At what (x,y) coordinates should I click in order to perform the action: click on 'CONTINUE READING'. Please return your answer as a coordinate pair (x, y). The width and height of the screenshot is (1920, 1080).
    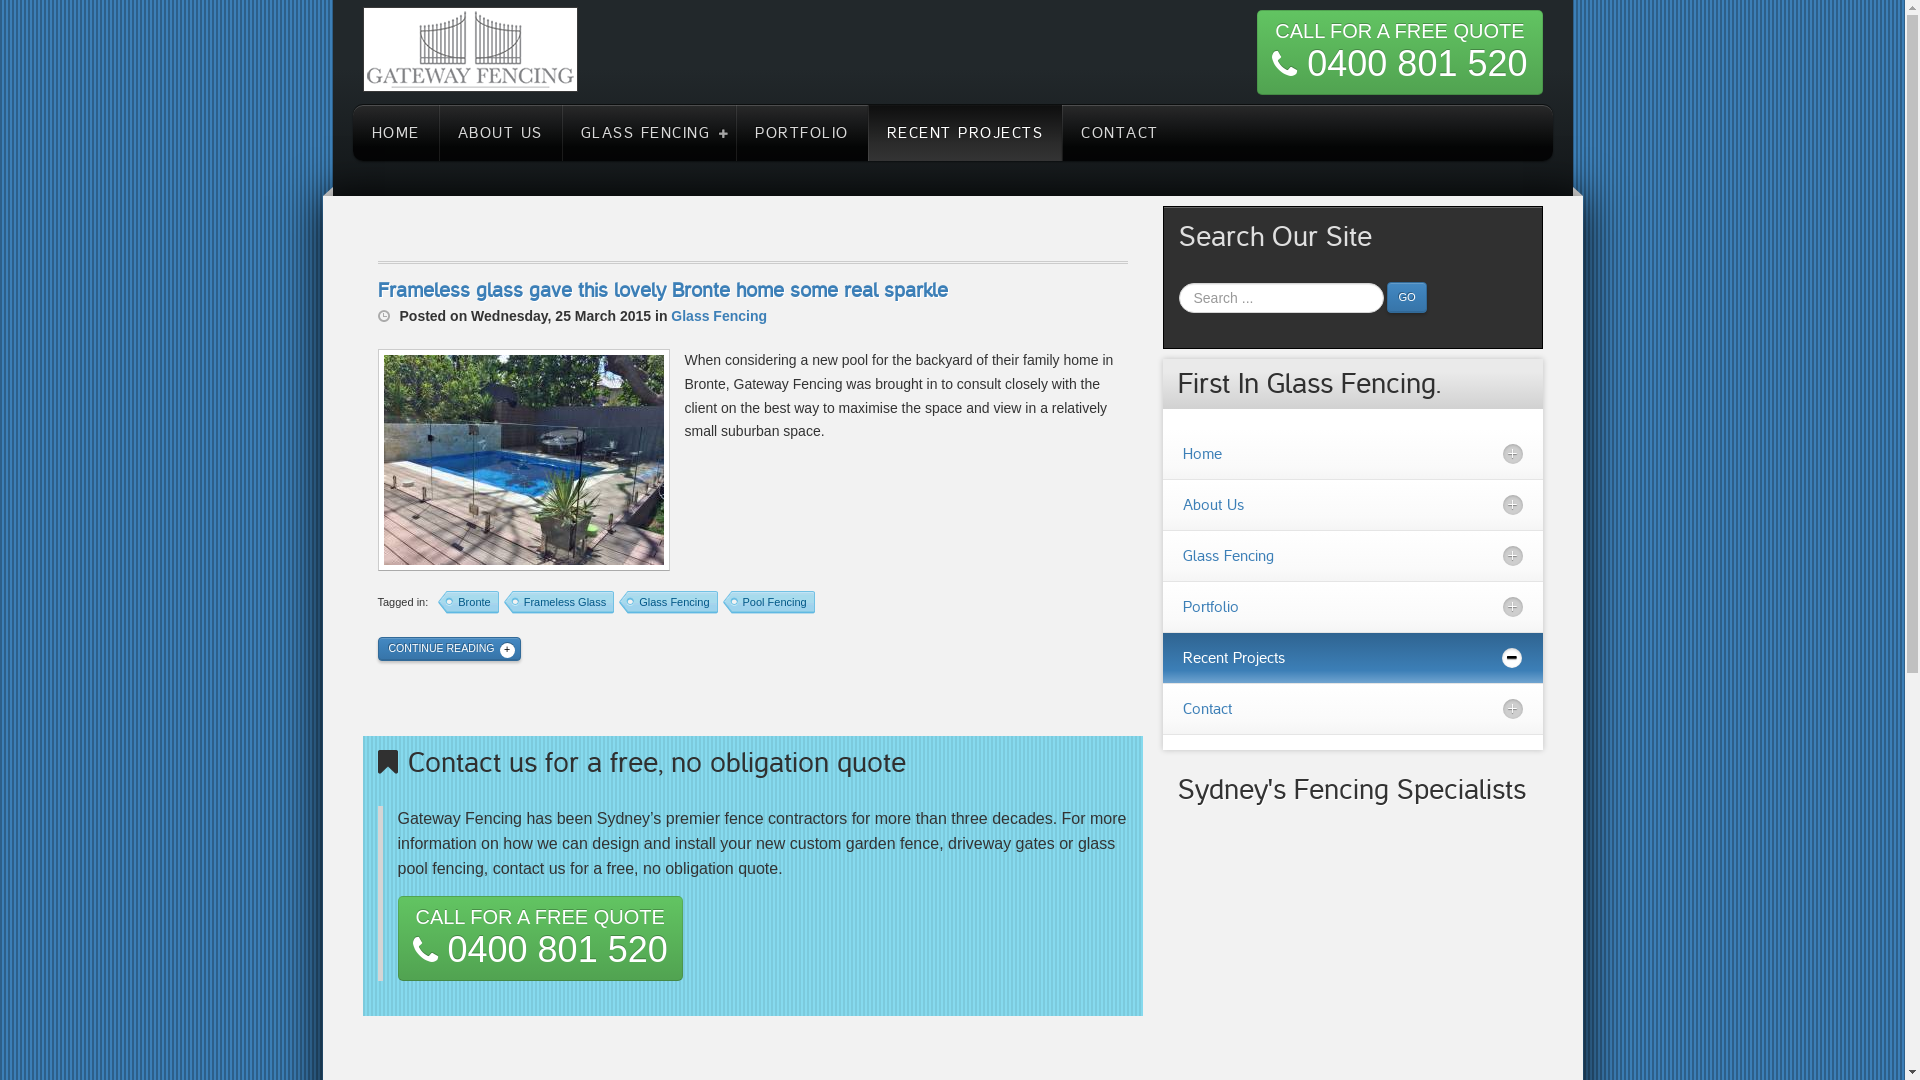
    Looking at the image, I should click on (448, 648).